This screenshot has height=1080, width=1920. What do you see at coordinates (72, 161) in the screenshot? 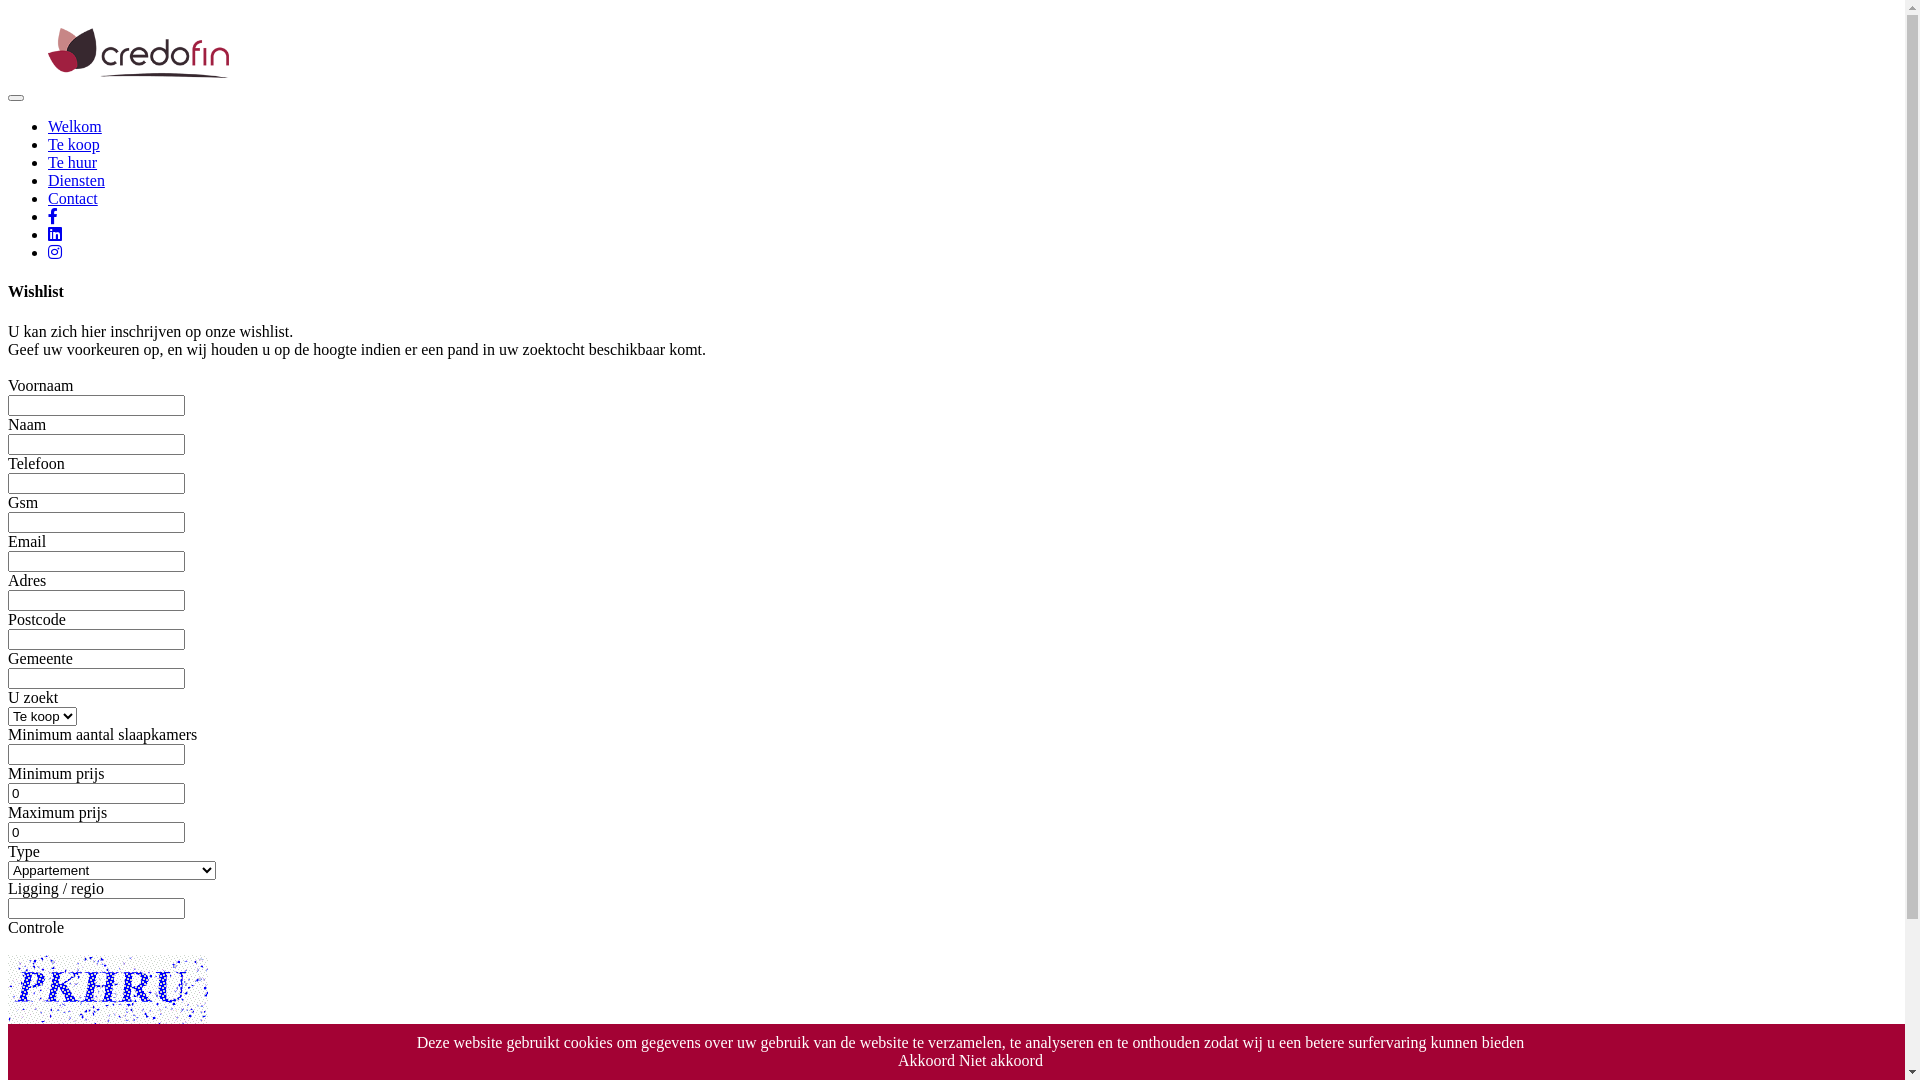
I see `'Te huur'` at bounding box center [72, 161].